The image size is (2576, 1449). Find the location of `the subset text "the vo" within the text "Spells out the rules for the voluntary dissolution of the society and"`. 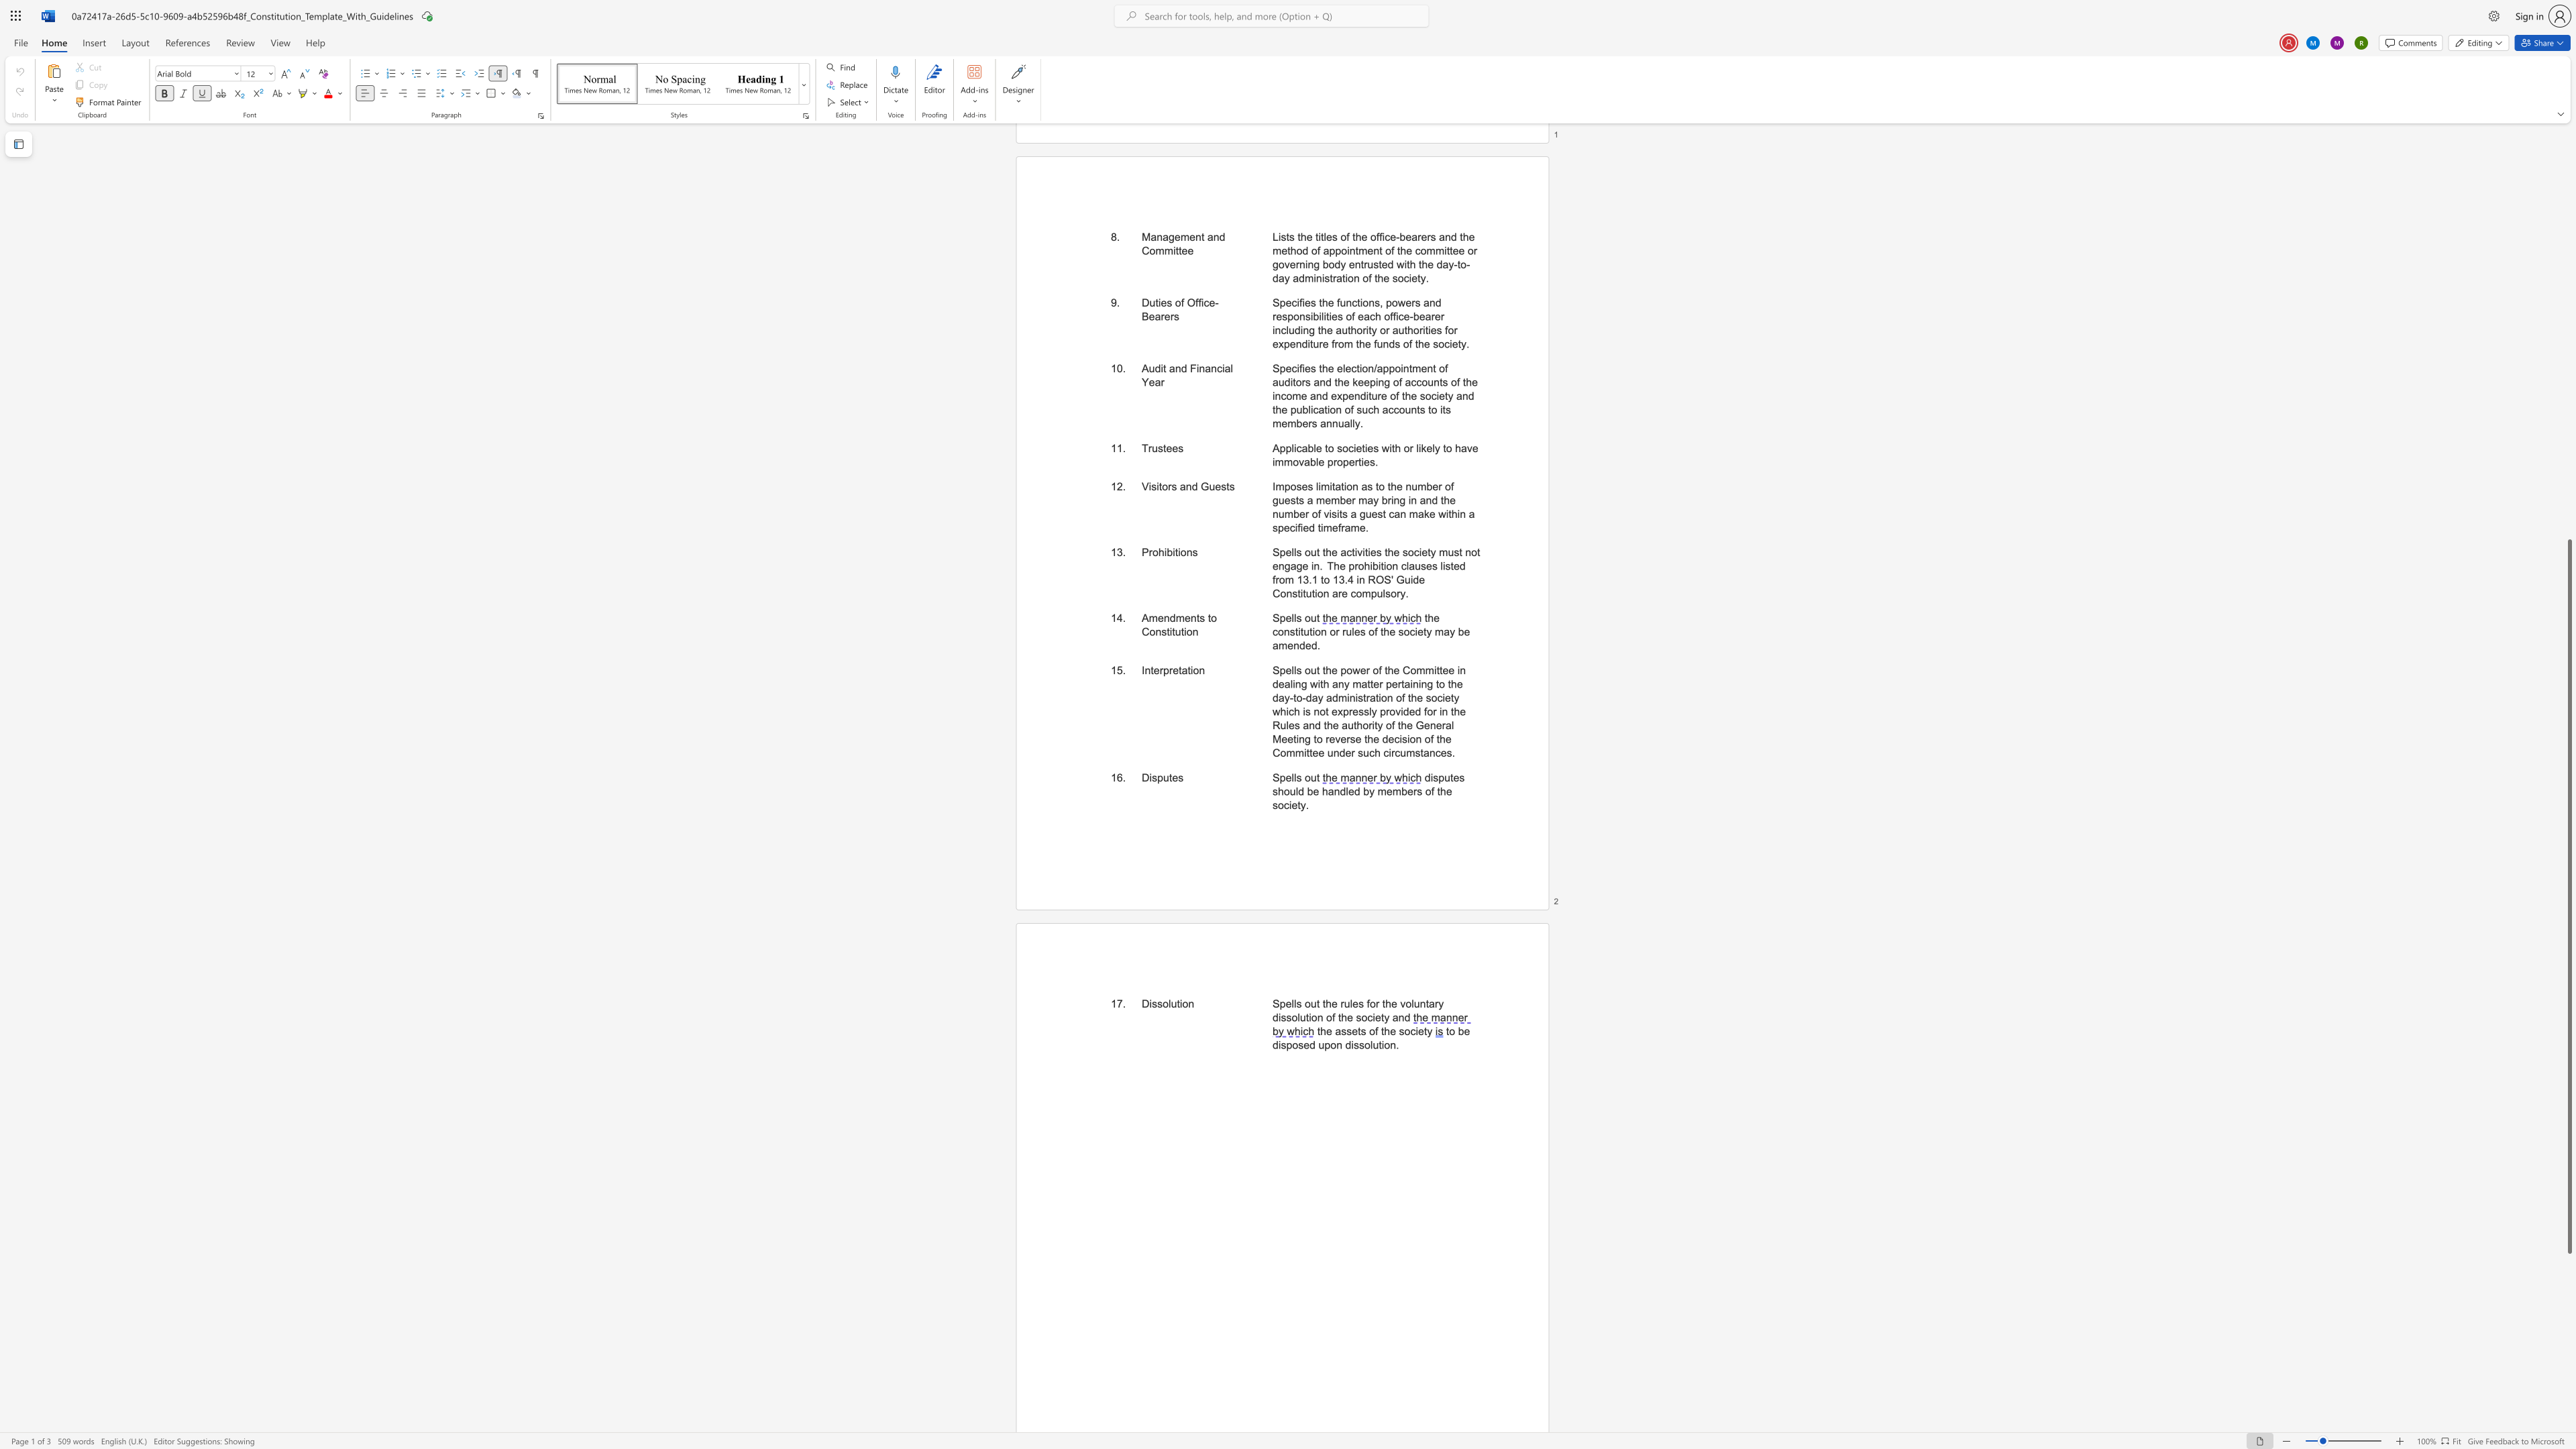

the subset text "the vo" within the text "Spells out the rules for the voluntary dissolution of the society and" is located at coordinates (1381, 1002).